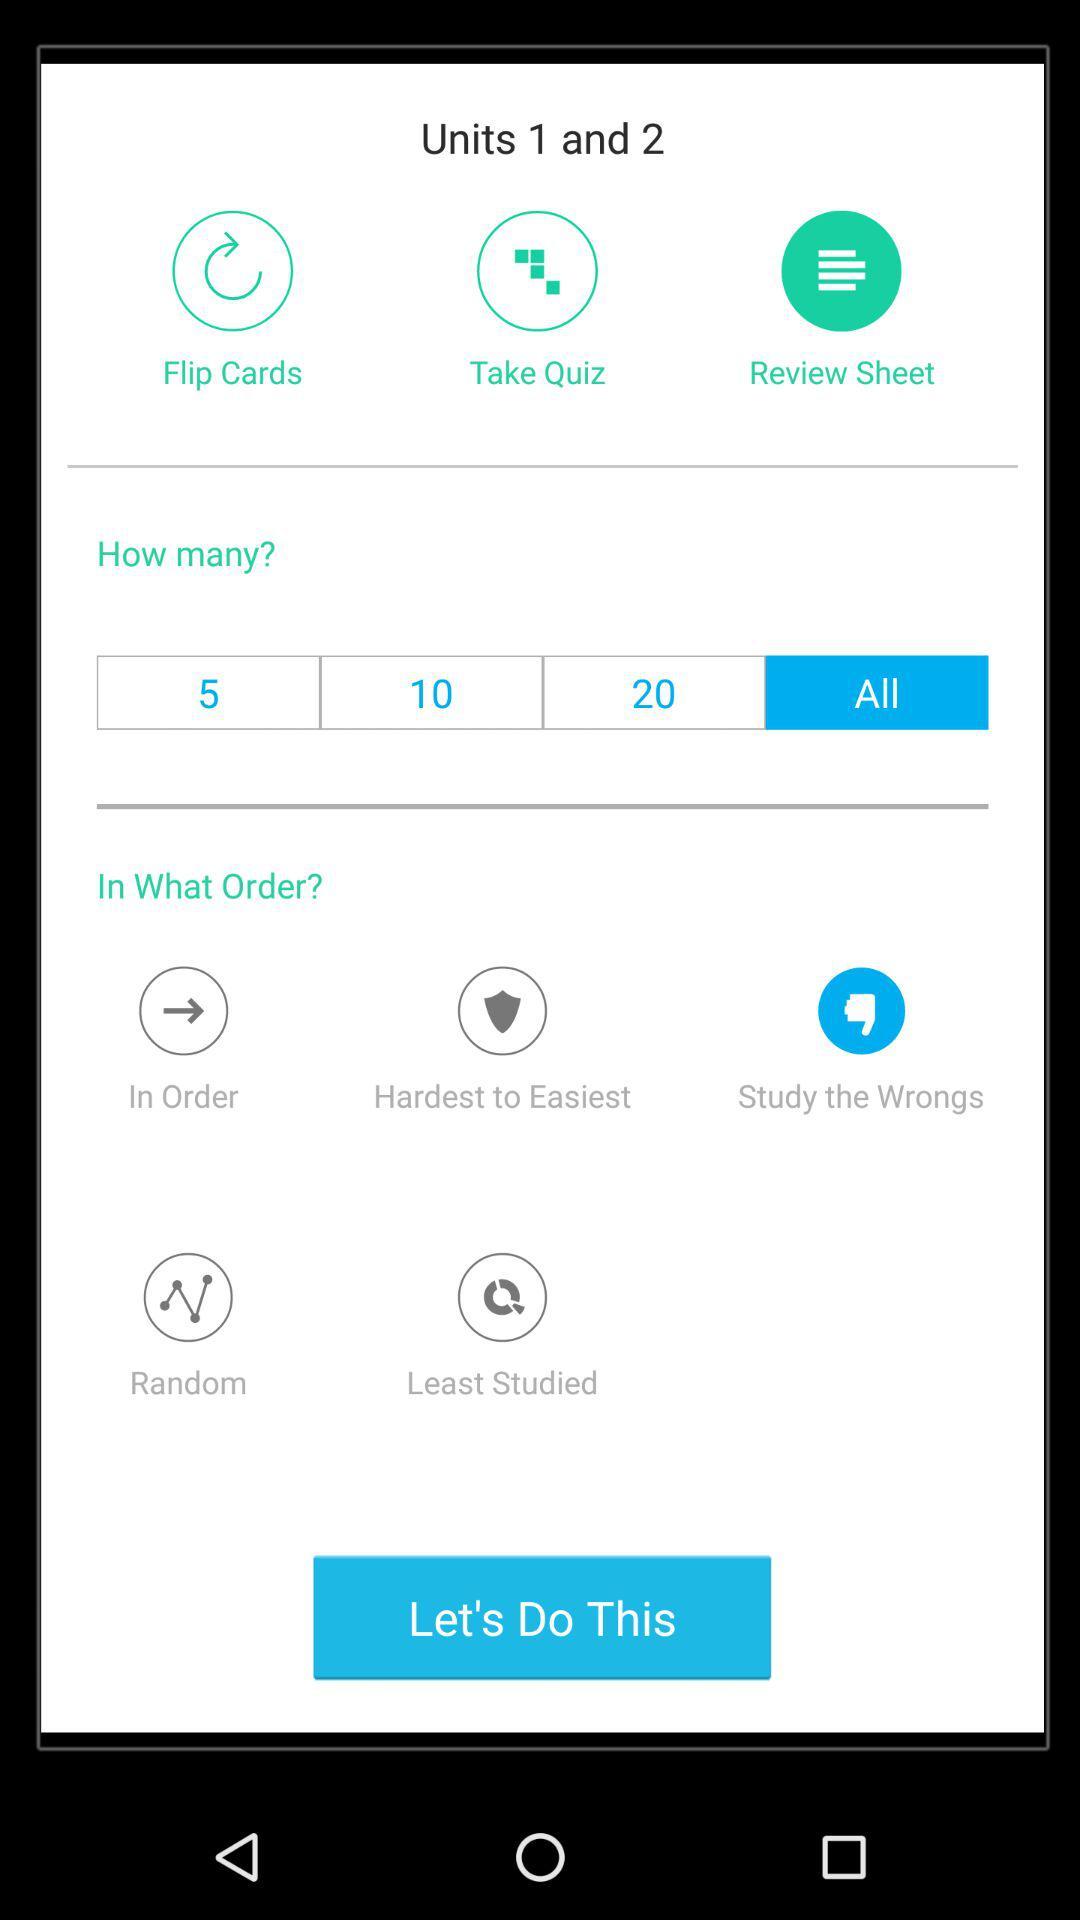 The width and height of the screenshot is (1080, 1920). What do you see at coordinates (860, 1011) in the screenshot?
I see `studythewrongs` at bounding box center [860, 1011].